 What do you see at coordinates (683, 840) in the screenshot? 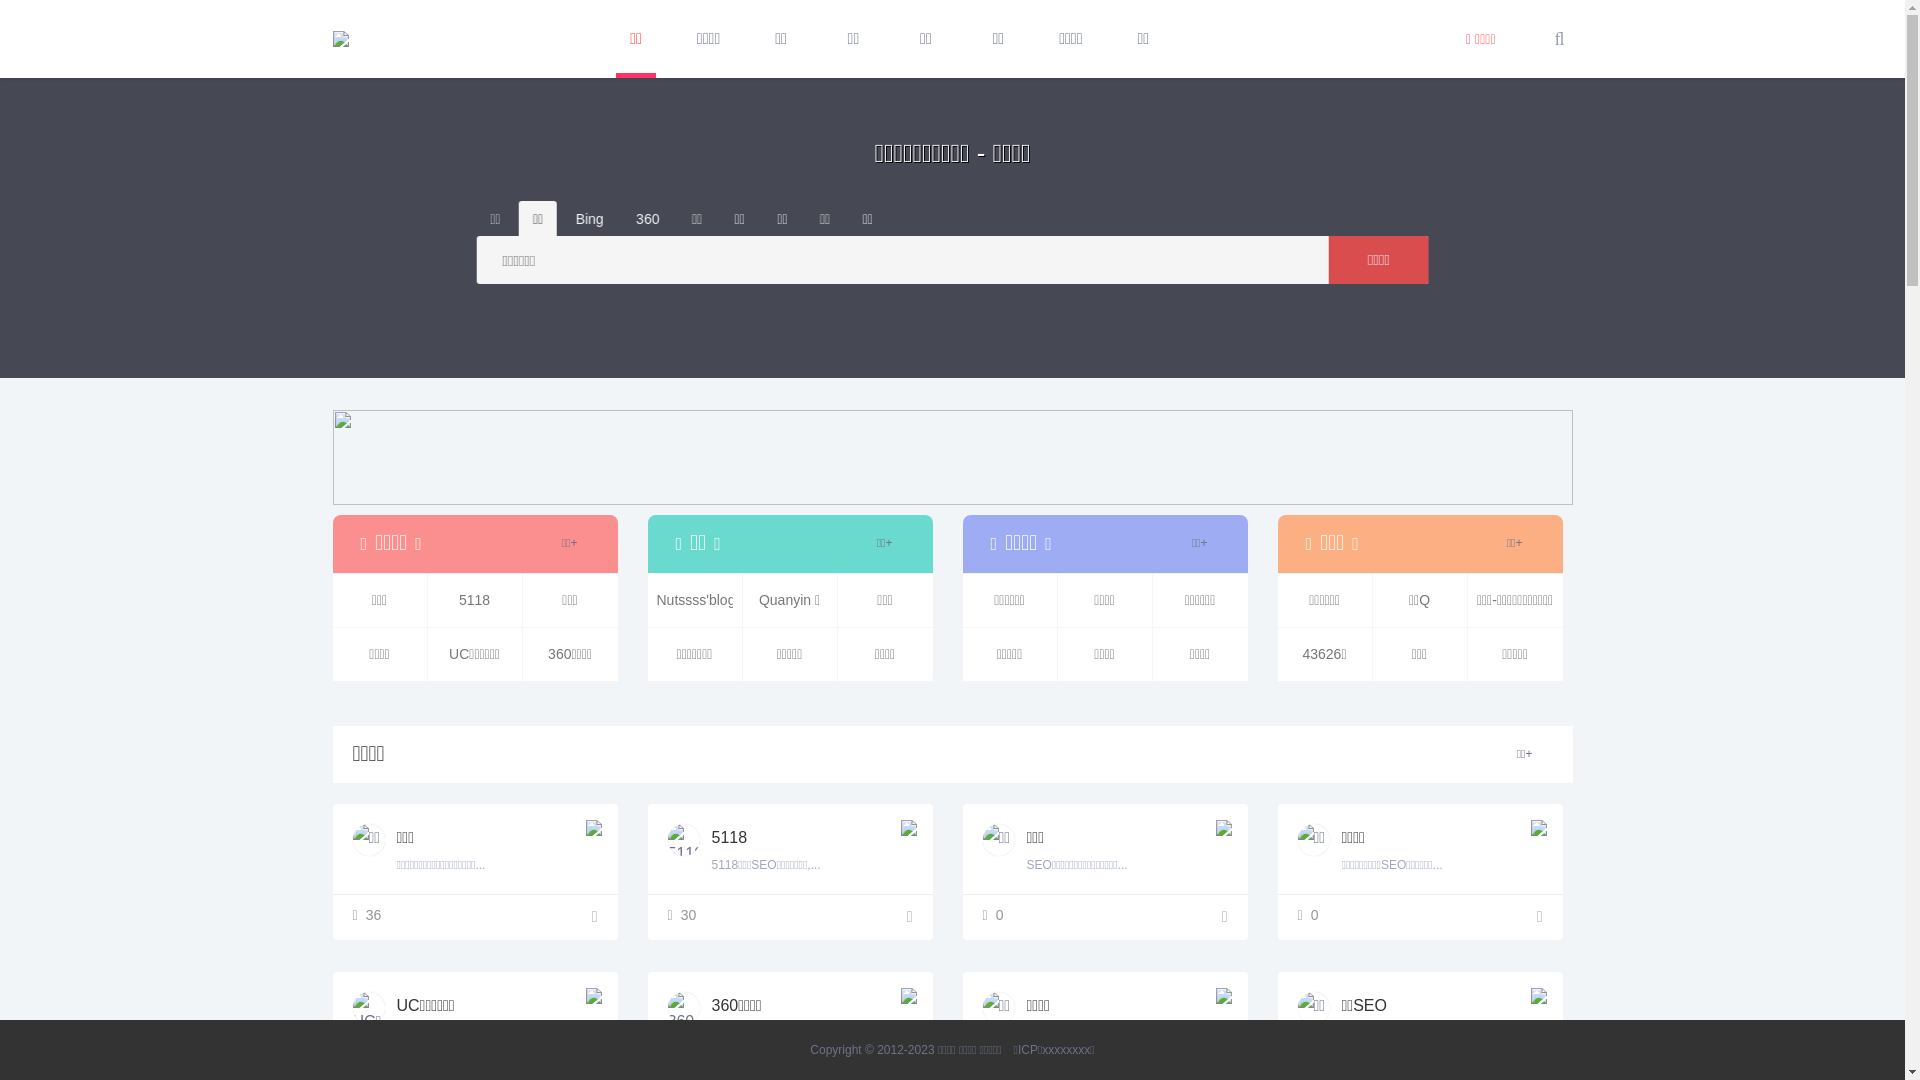
I see `'5118'` at bounding box center [683, 840].